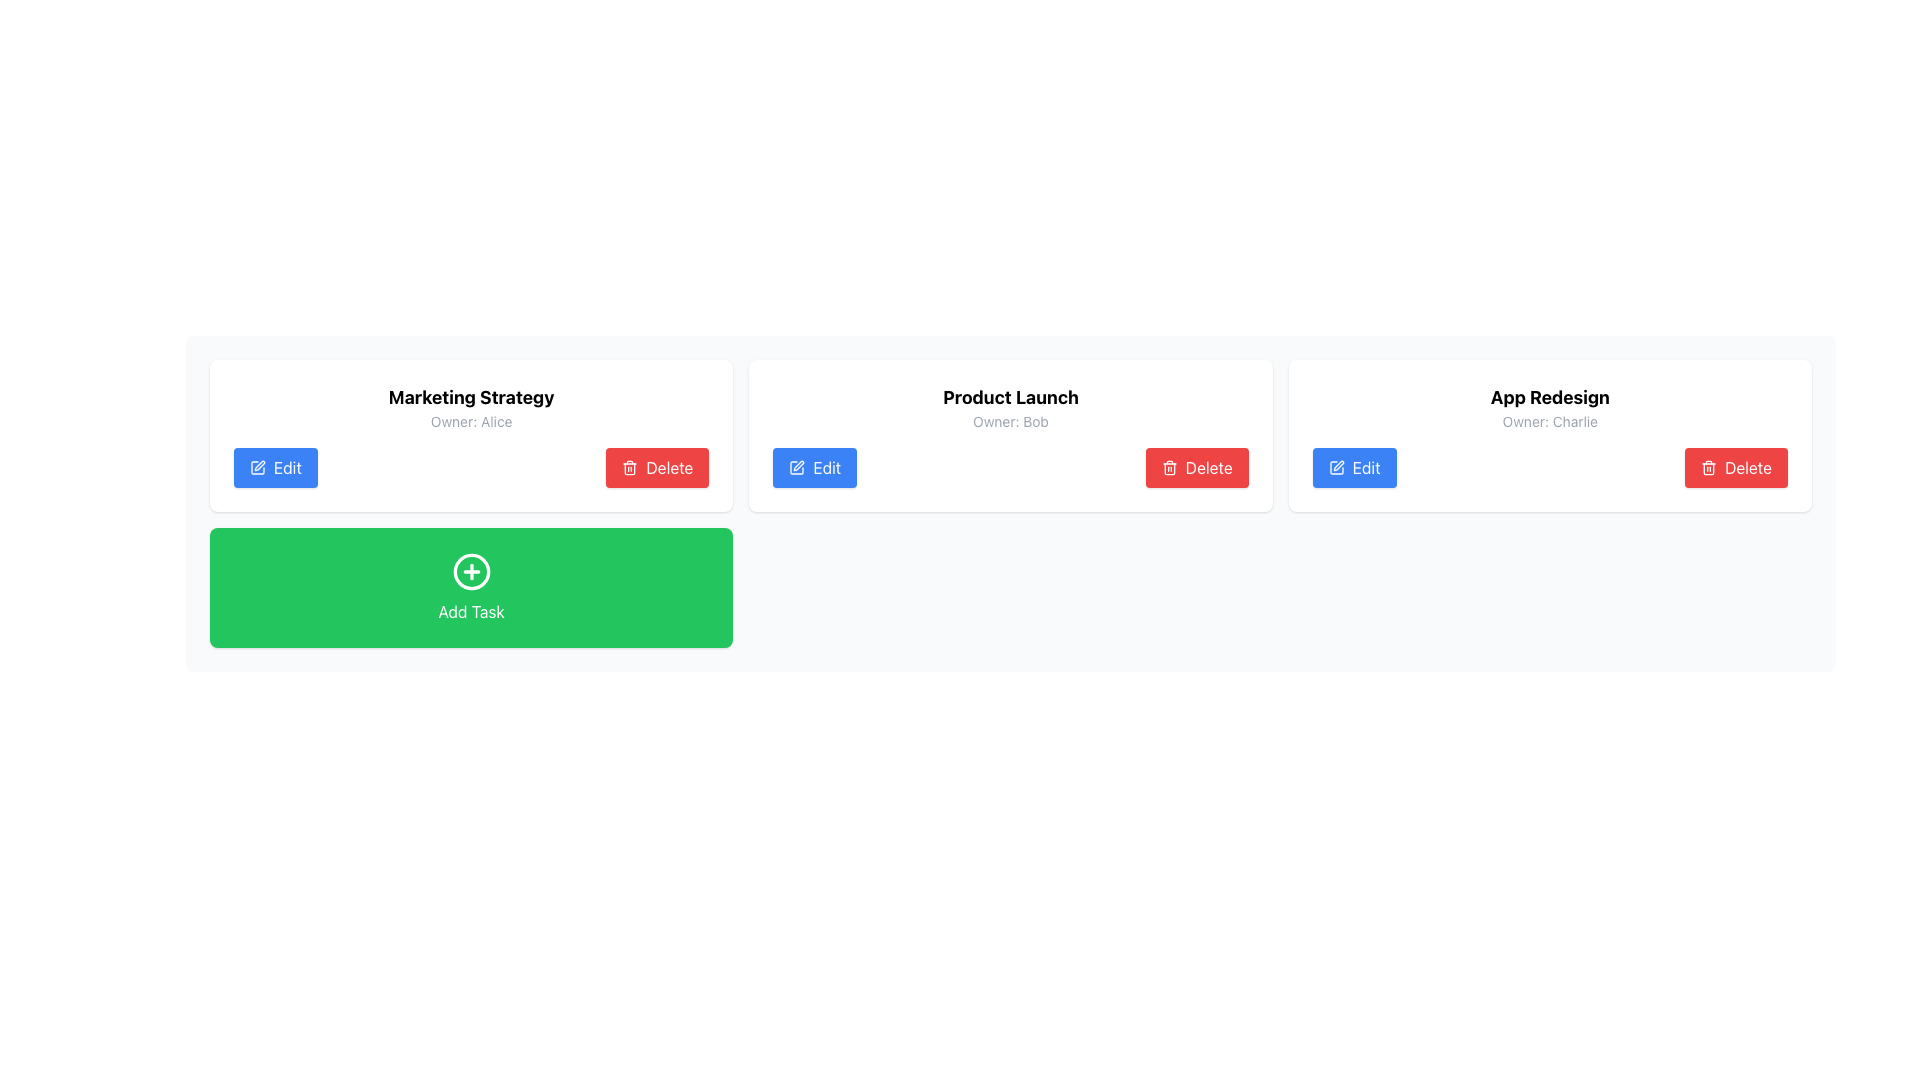  Describe the element at coordinates (257, 467) in the screenshot. I see `the 'Edit' button which contains the square-shaped icon fragment located towards the top-left portion of the button` at that location.